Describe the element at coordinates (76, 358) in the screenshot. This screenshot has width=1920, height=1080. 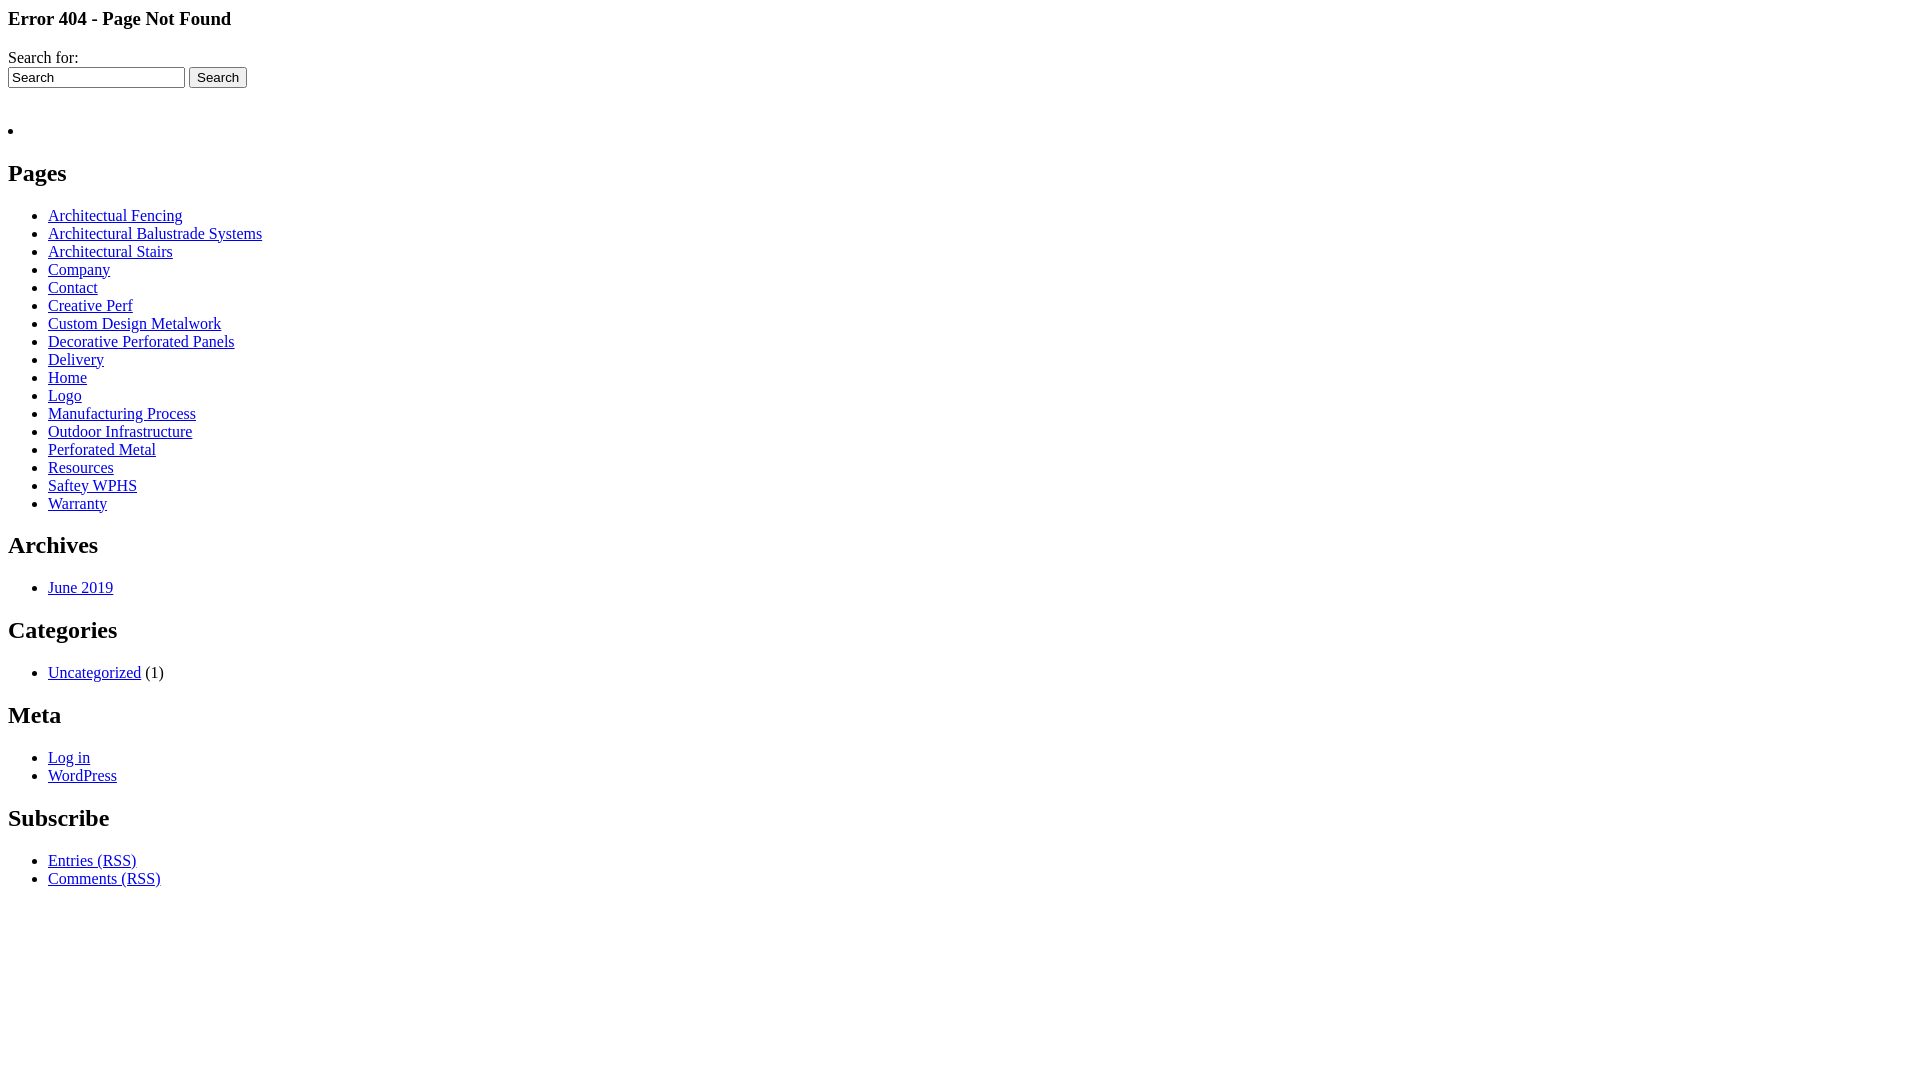
I see `'Delivery'` at that location.